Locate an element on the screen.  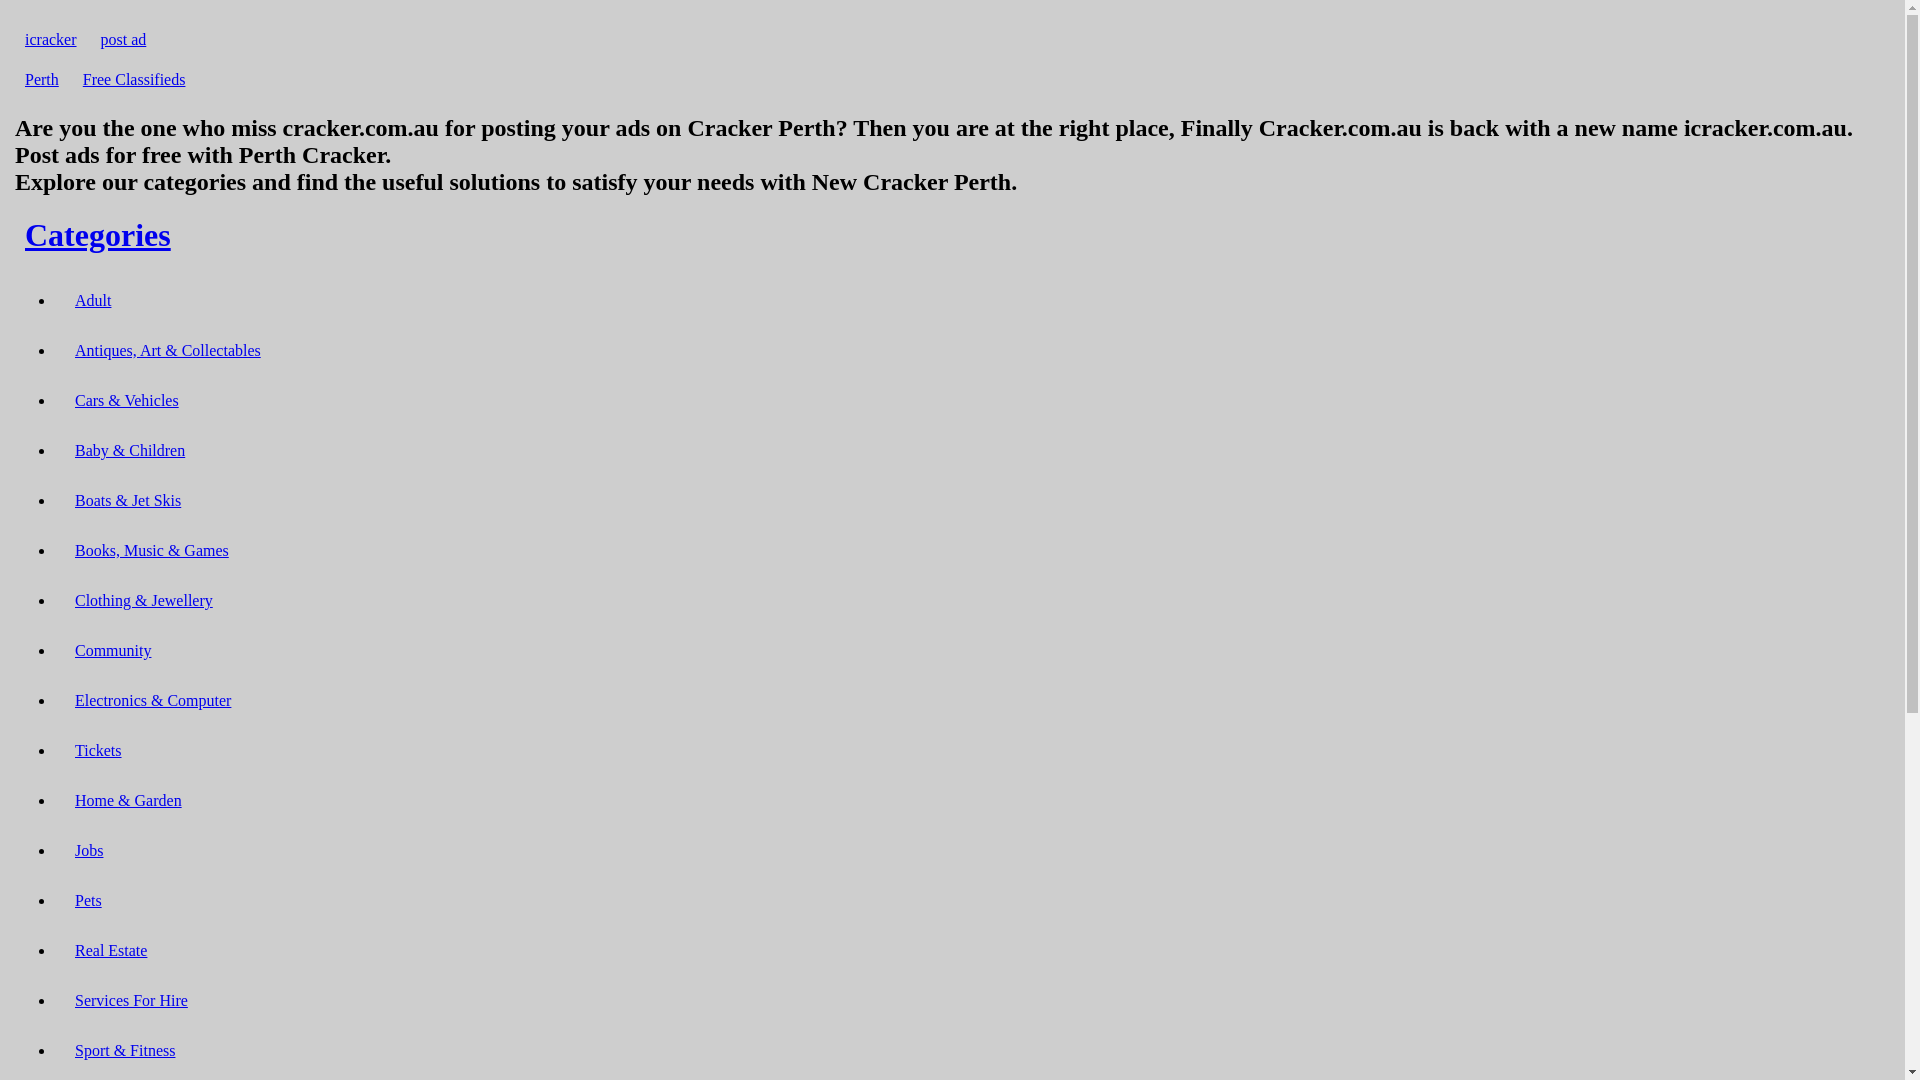
'Baby & Children' is located at coordinates (65, 450).